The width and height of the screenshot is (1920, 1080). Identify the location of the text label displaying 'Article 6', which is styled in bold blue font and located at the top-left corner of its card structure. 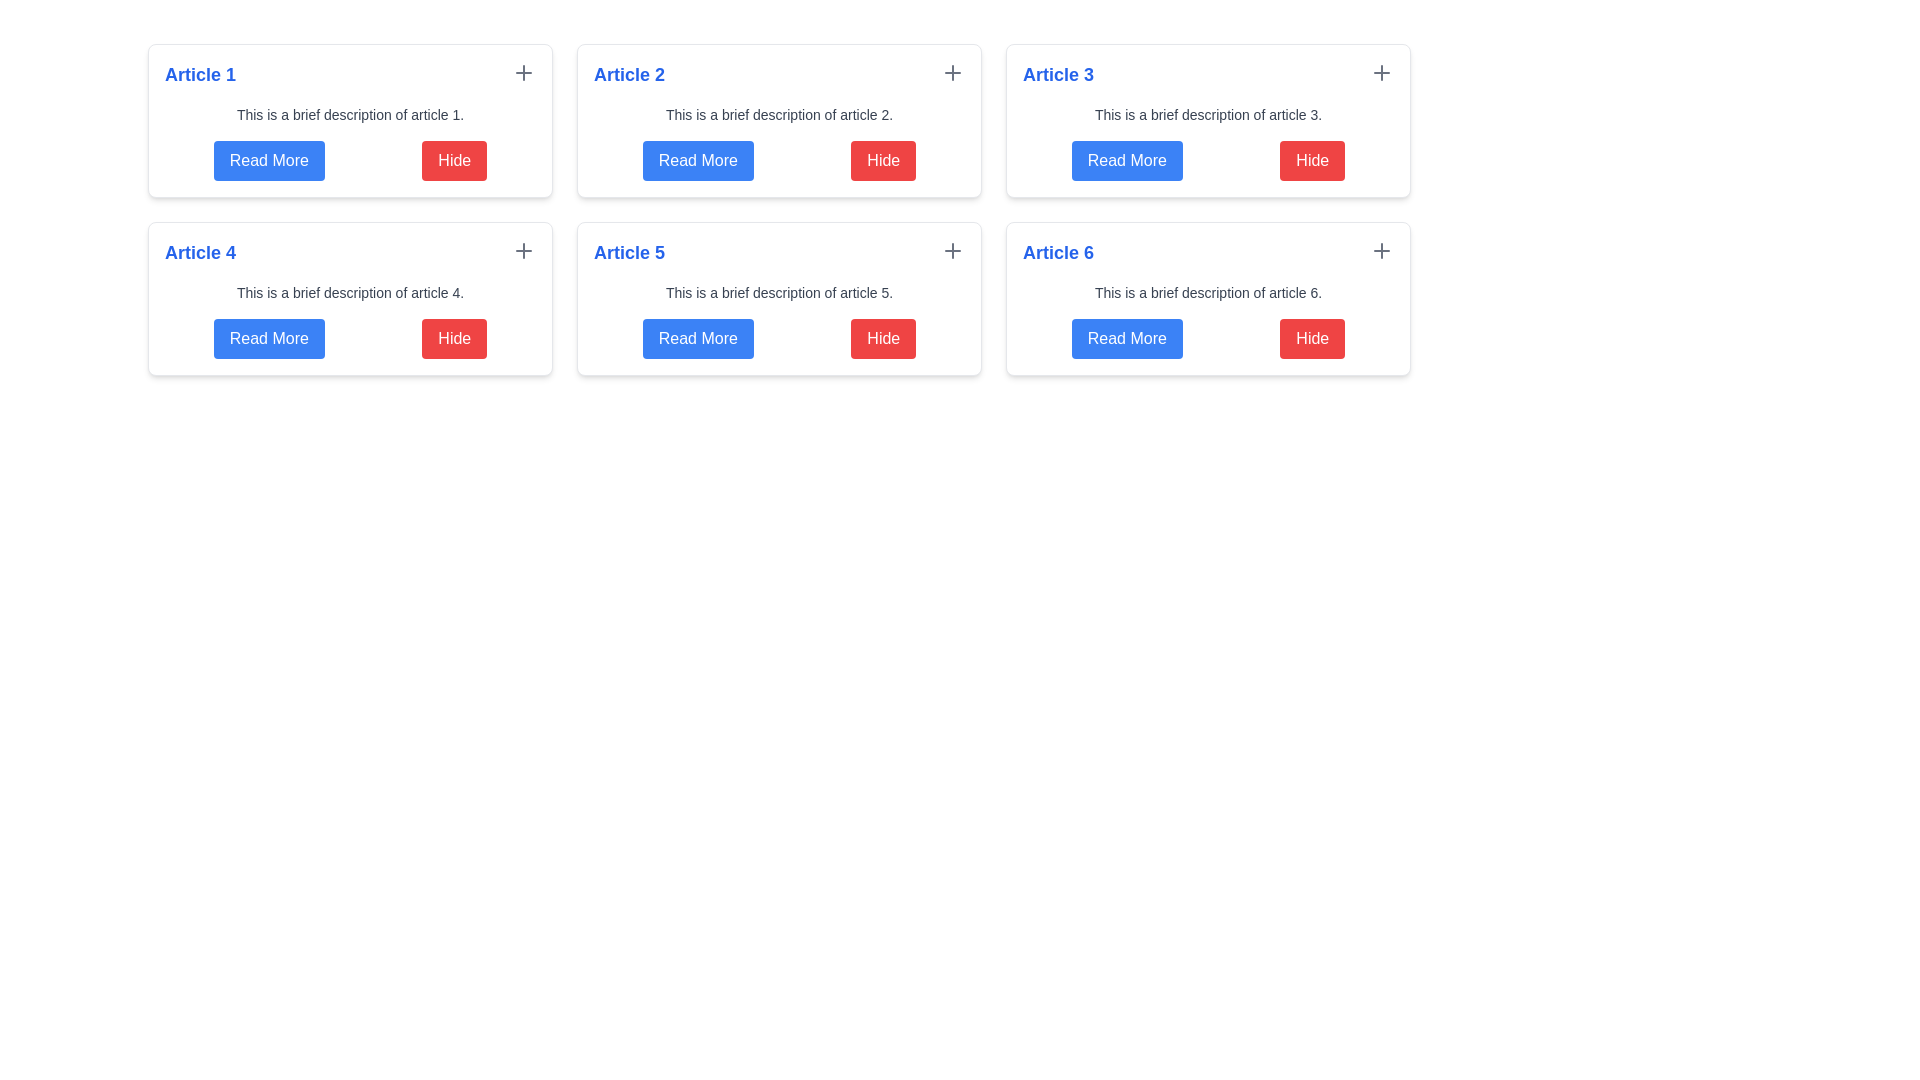
(1057, 252).